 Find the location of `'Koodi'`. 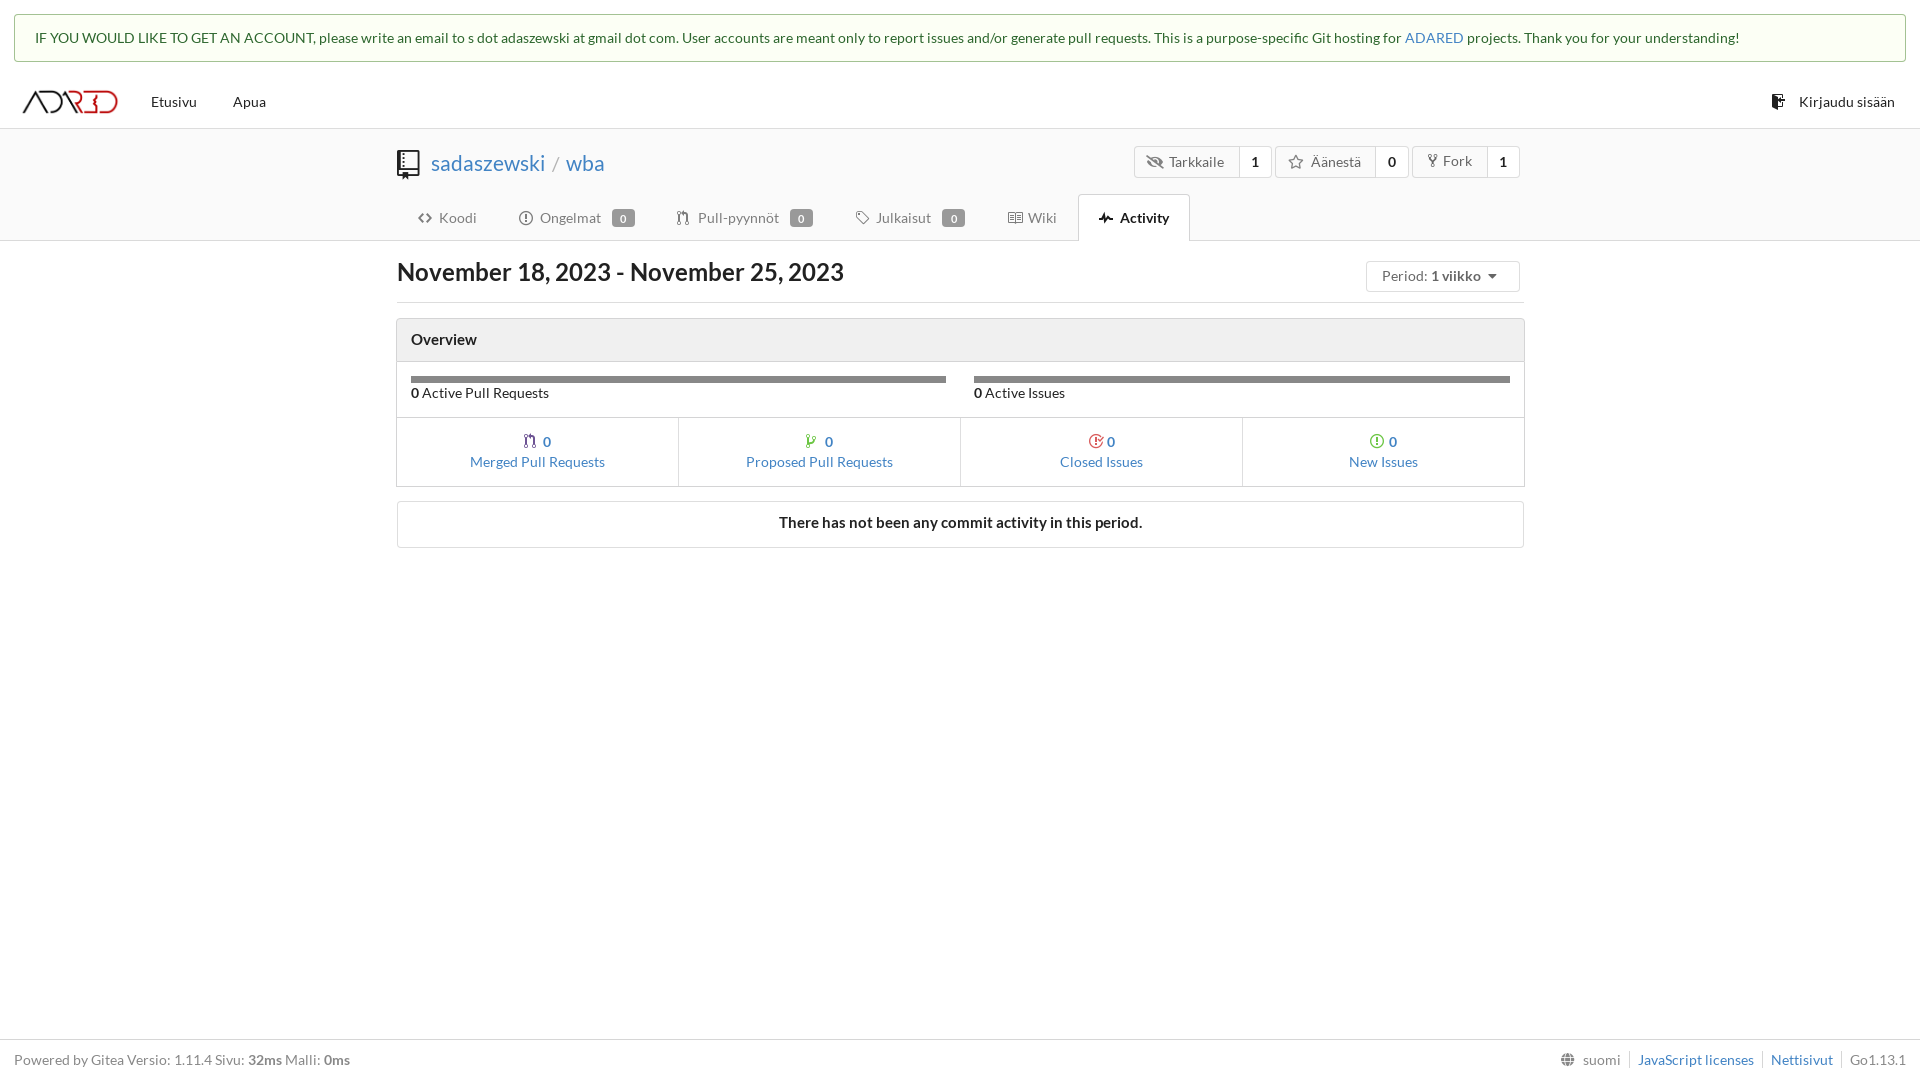

'Koodi' is located at coordinates (445, 216).